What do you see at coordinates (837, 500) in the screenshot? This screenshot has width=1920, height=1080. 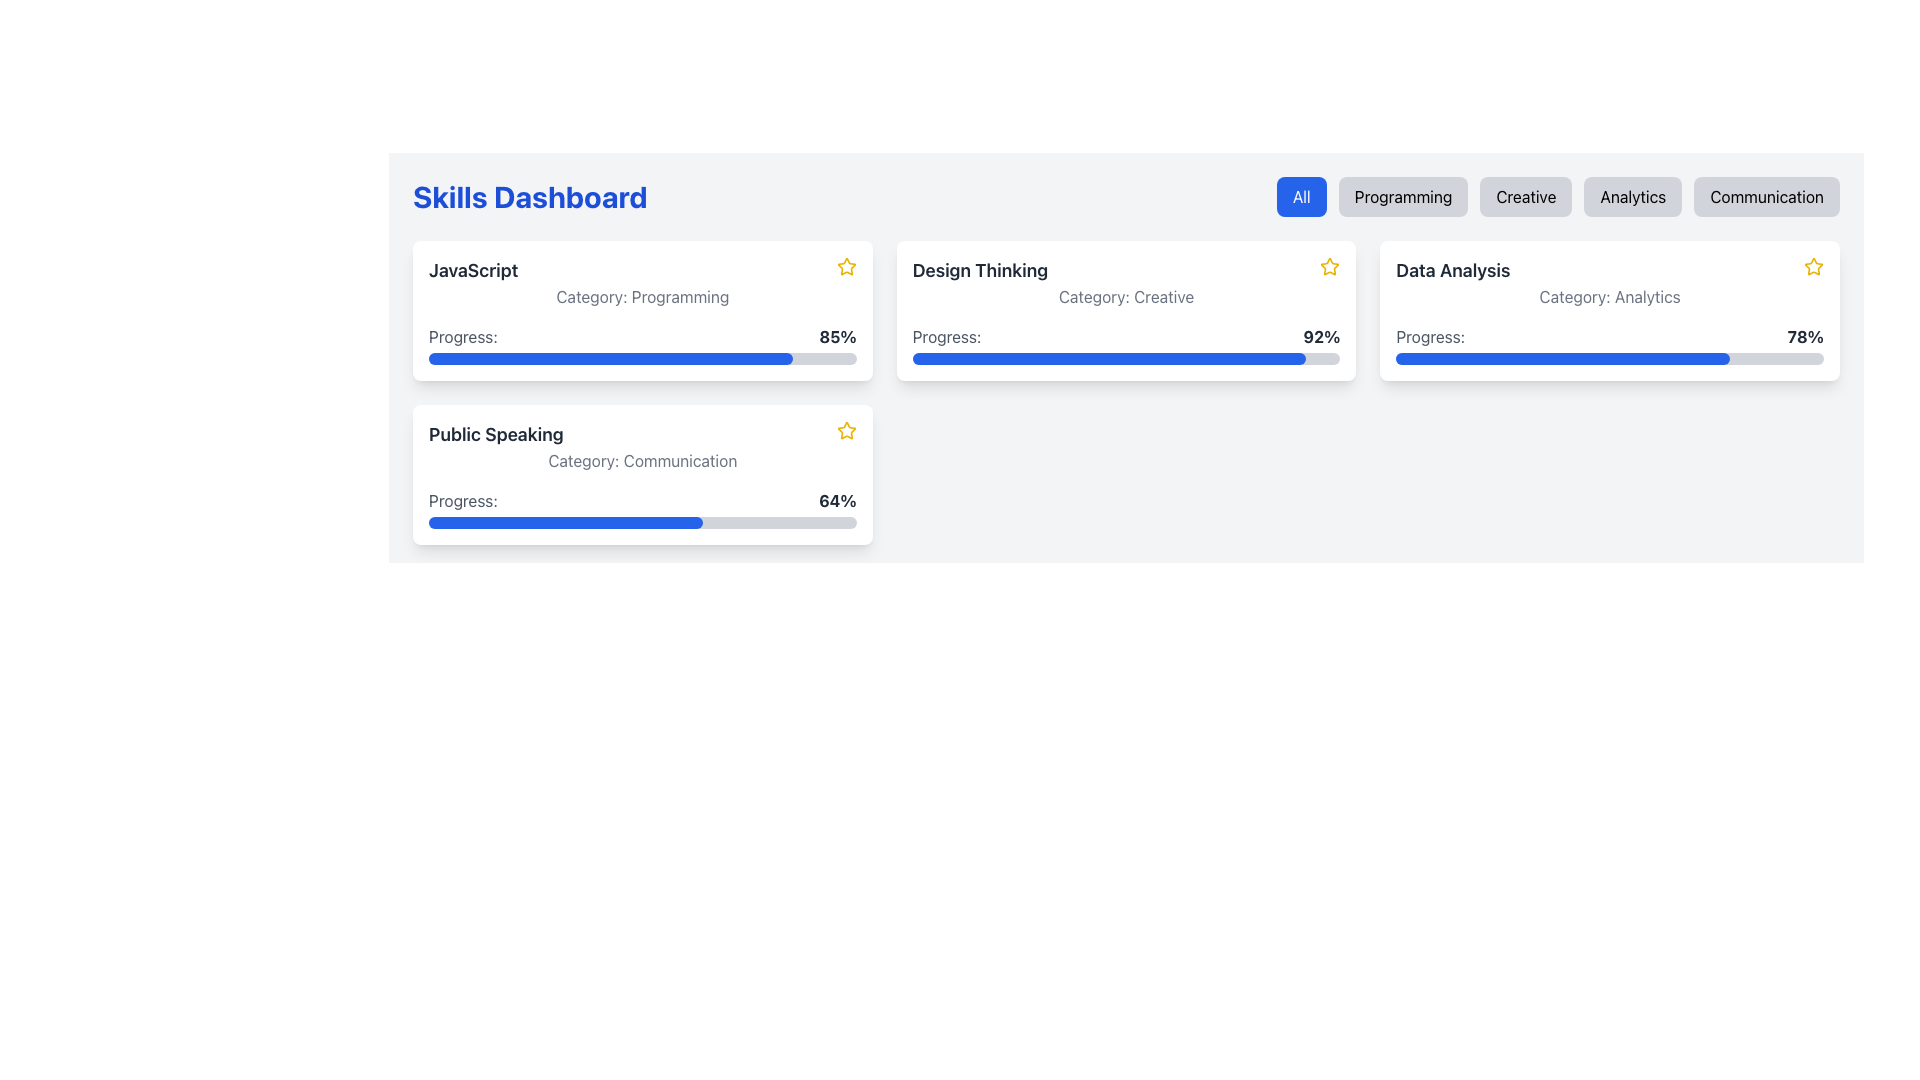 I see `displayed percentage from the Text Label that shows the progress value, located to the right of the 'Progress:' label within the 'Public Speaking' card` at bounding box center [837, 500].